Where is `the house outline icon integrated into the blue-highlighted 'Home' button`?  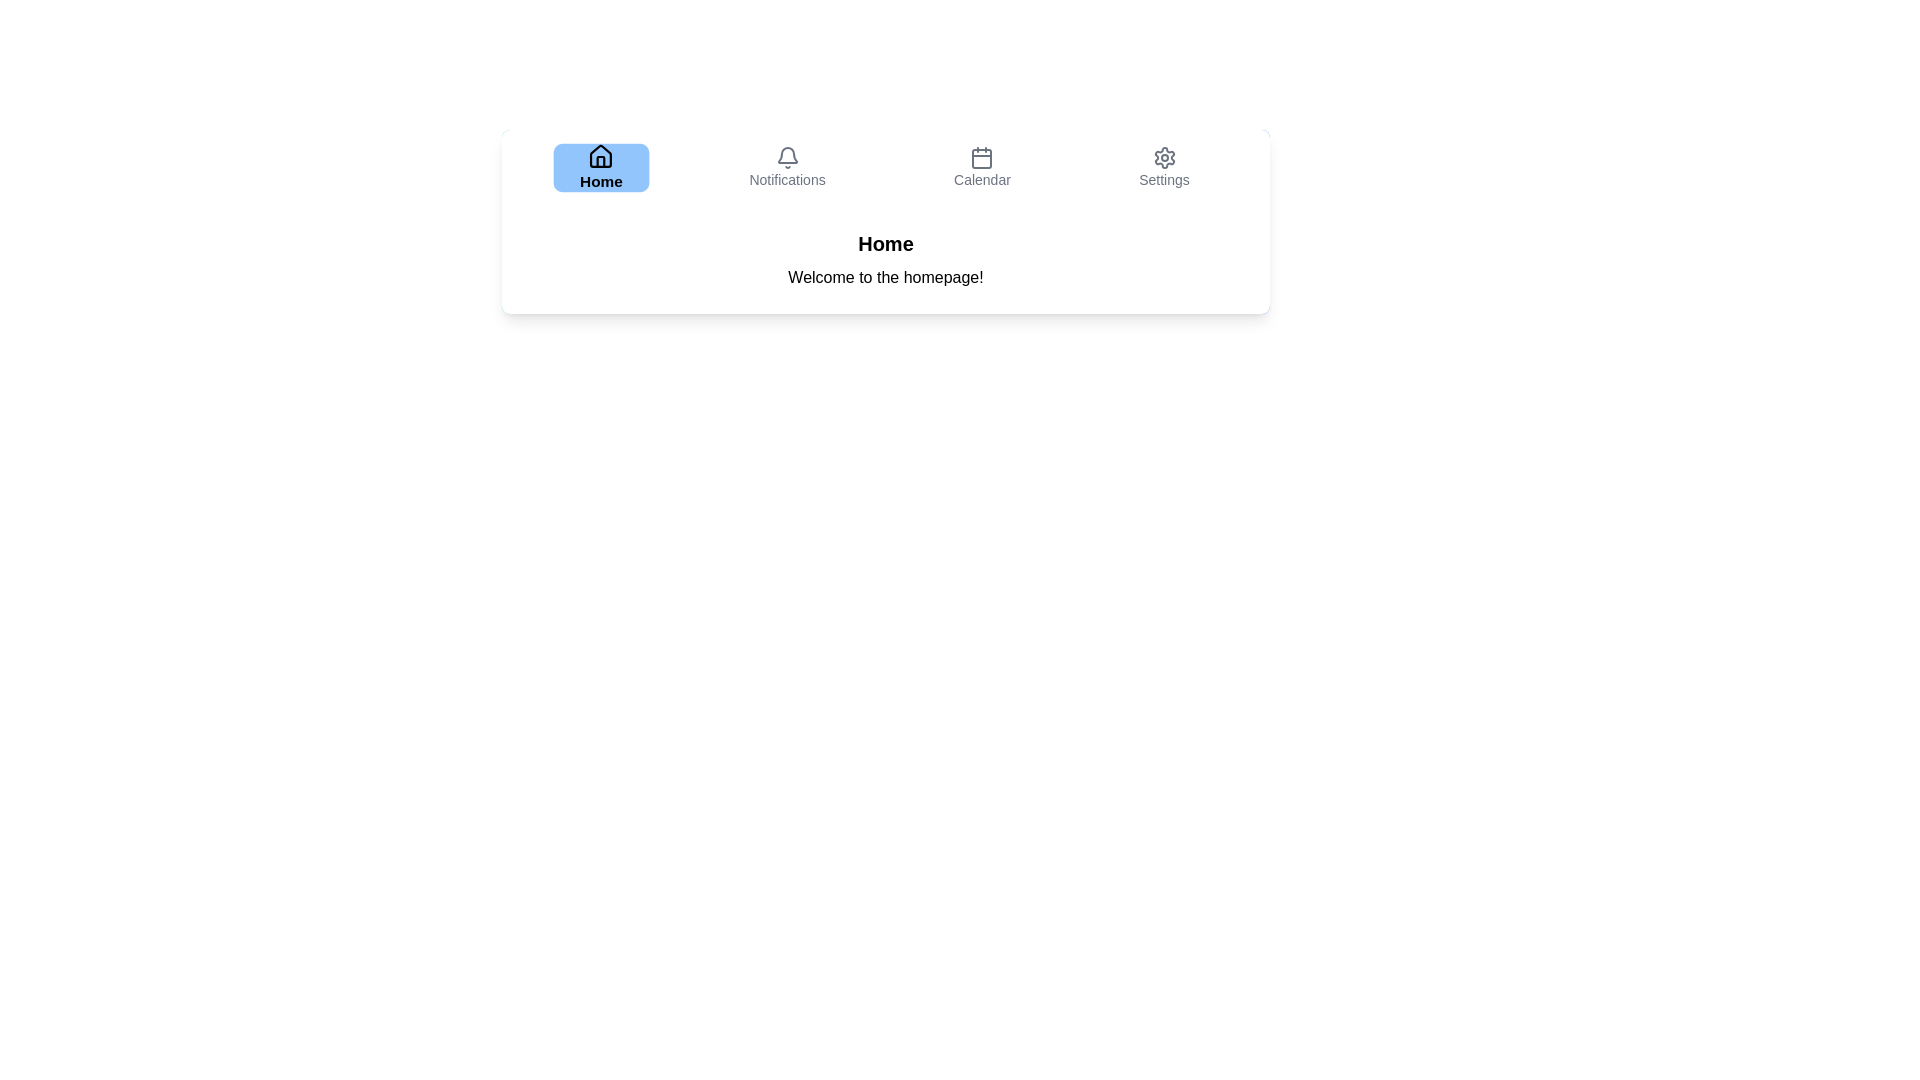 the house outline icon integrated into the blue-highlighted 'Home' button is located at coordinates (600, 155).